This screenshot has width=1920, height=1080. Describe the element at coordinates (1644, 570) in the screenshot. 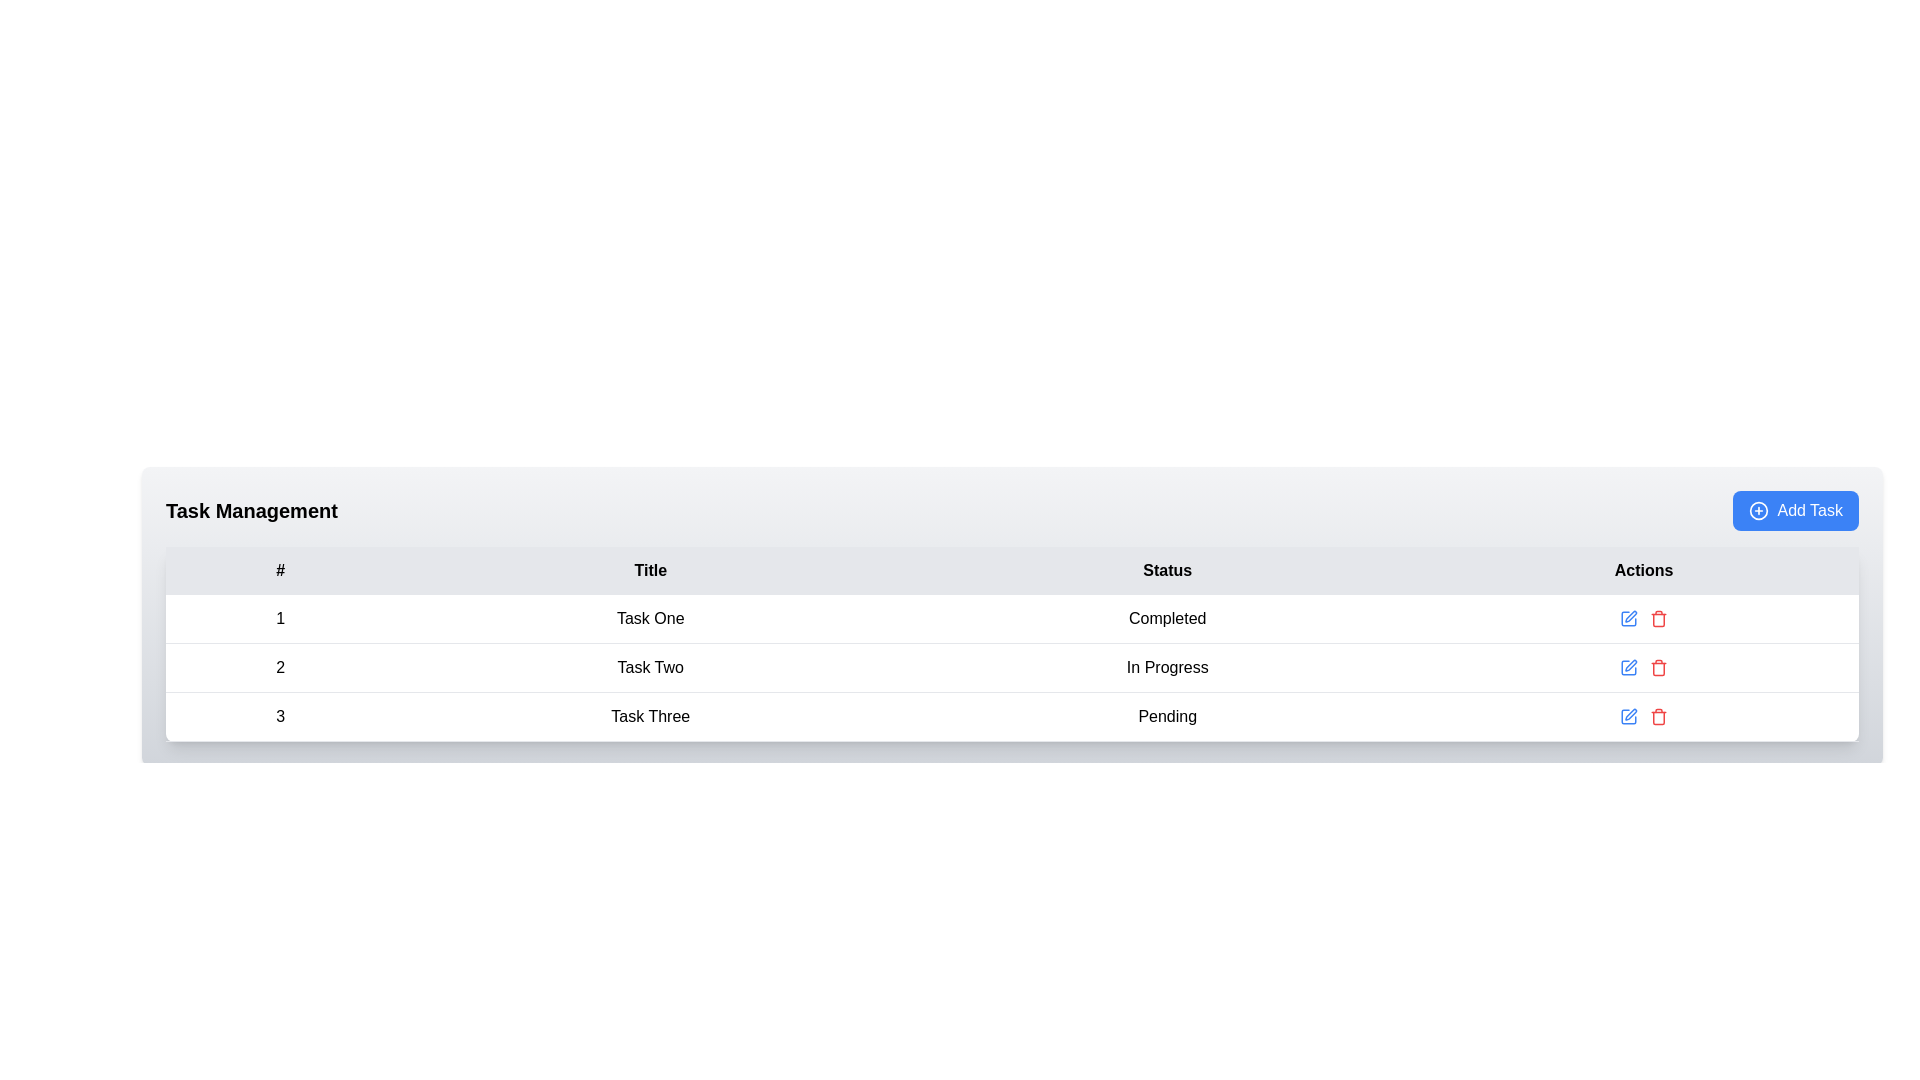

I see `the text label displaying 'Actions' located in the rightmost column header of a table structure` at that location.